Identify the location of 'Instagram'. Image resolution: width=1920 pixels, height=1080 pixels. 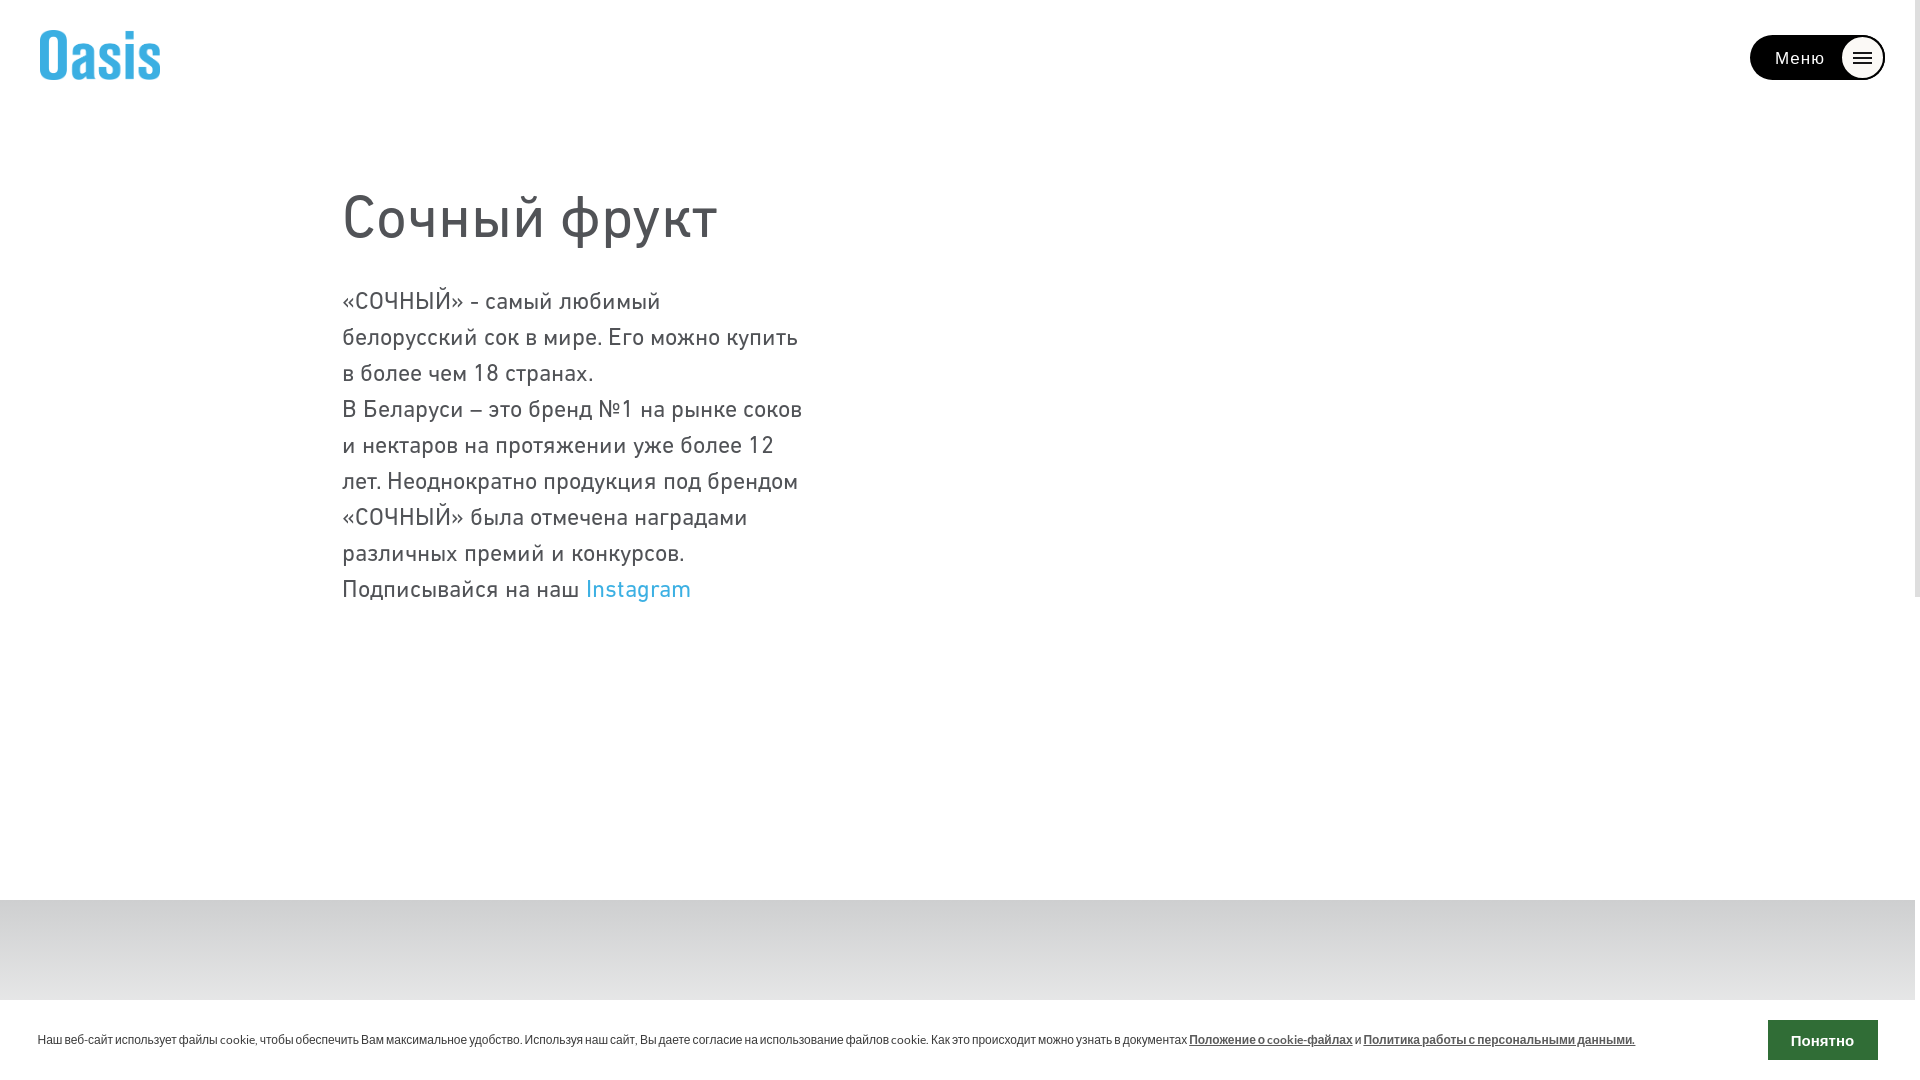
(637, 589).